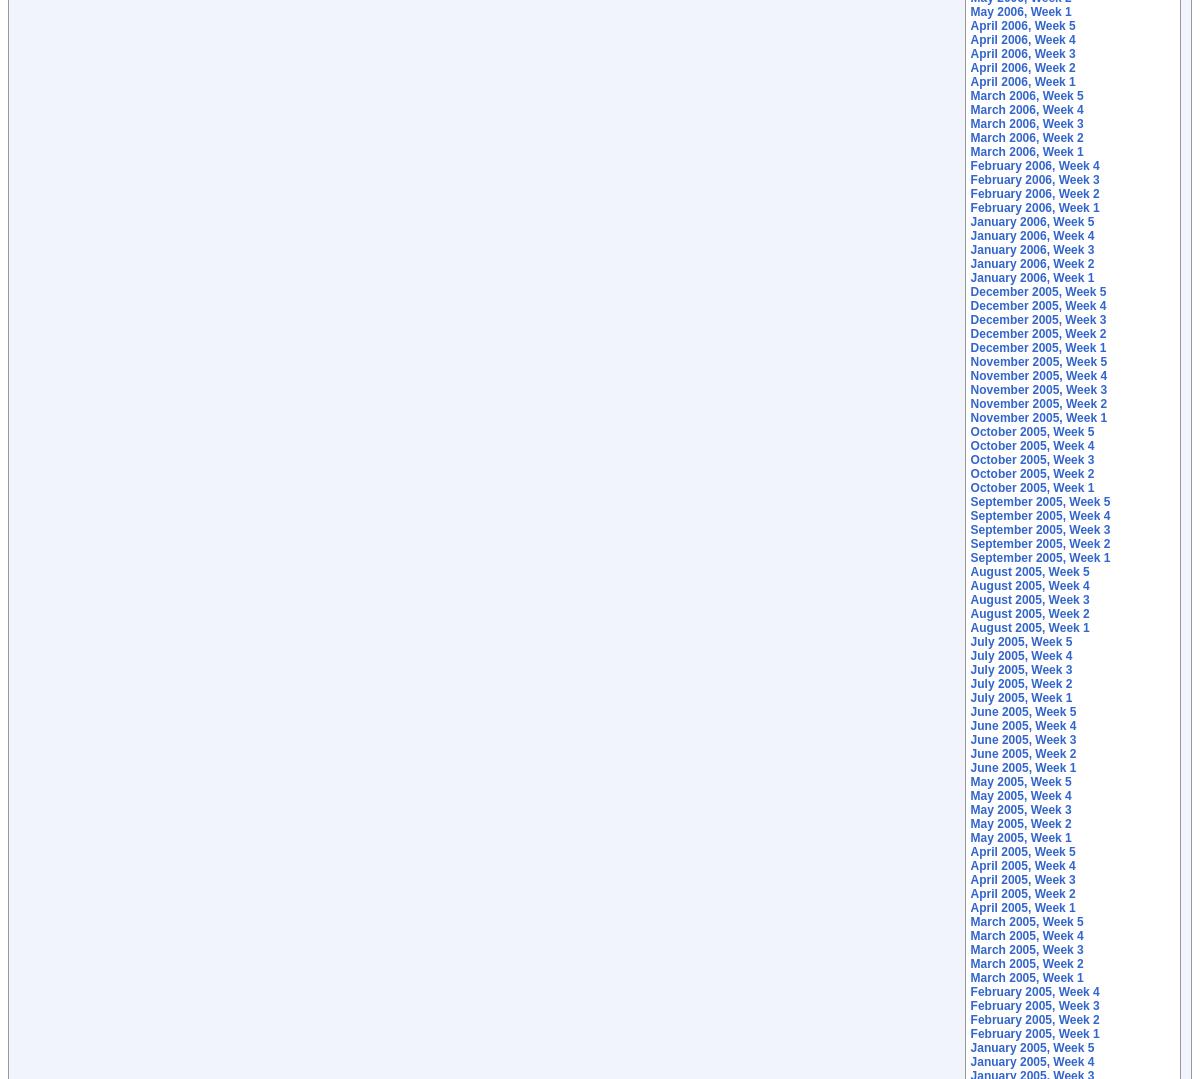 This screenshot has width=1200, height=1079. What do you see at coordinates (1022, 892) in the screenshot?
I see `'April 2005, Week 2'` at bounding box center [1022, 892].